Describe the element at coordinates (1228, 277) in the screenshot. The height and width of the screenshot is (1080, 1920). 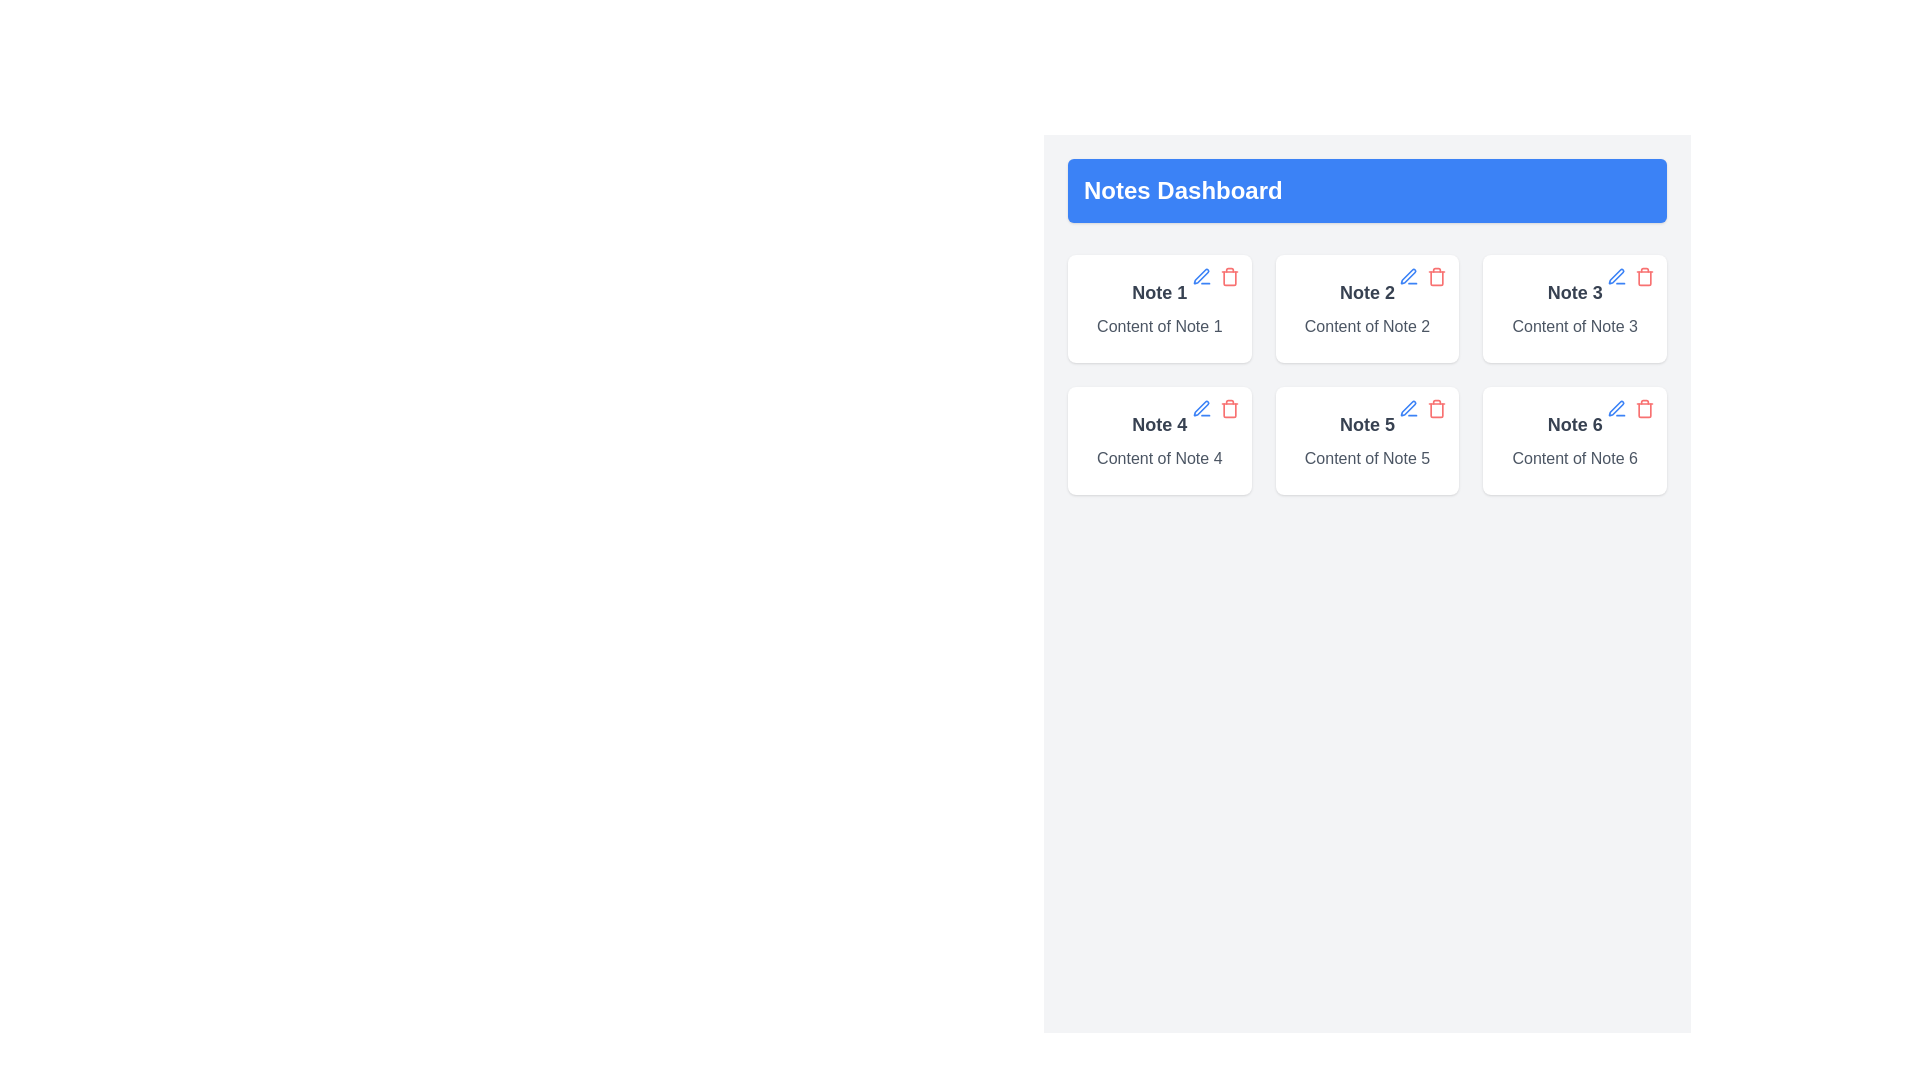
I see `the small red trash icon button, styled as an outlined trash bin, located at the top-right corner of the note card by` at that location.